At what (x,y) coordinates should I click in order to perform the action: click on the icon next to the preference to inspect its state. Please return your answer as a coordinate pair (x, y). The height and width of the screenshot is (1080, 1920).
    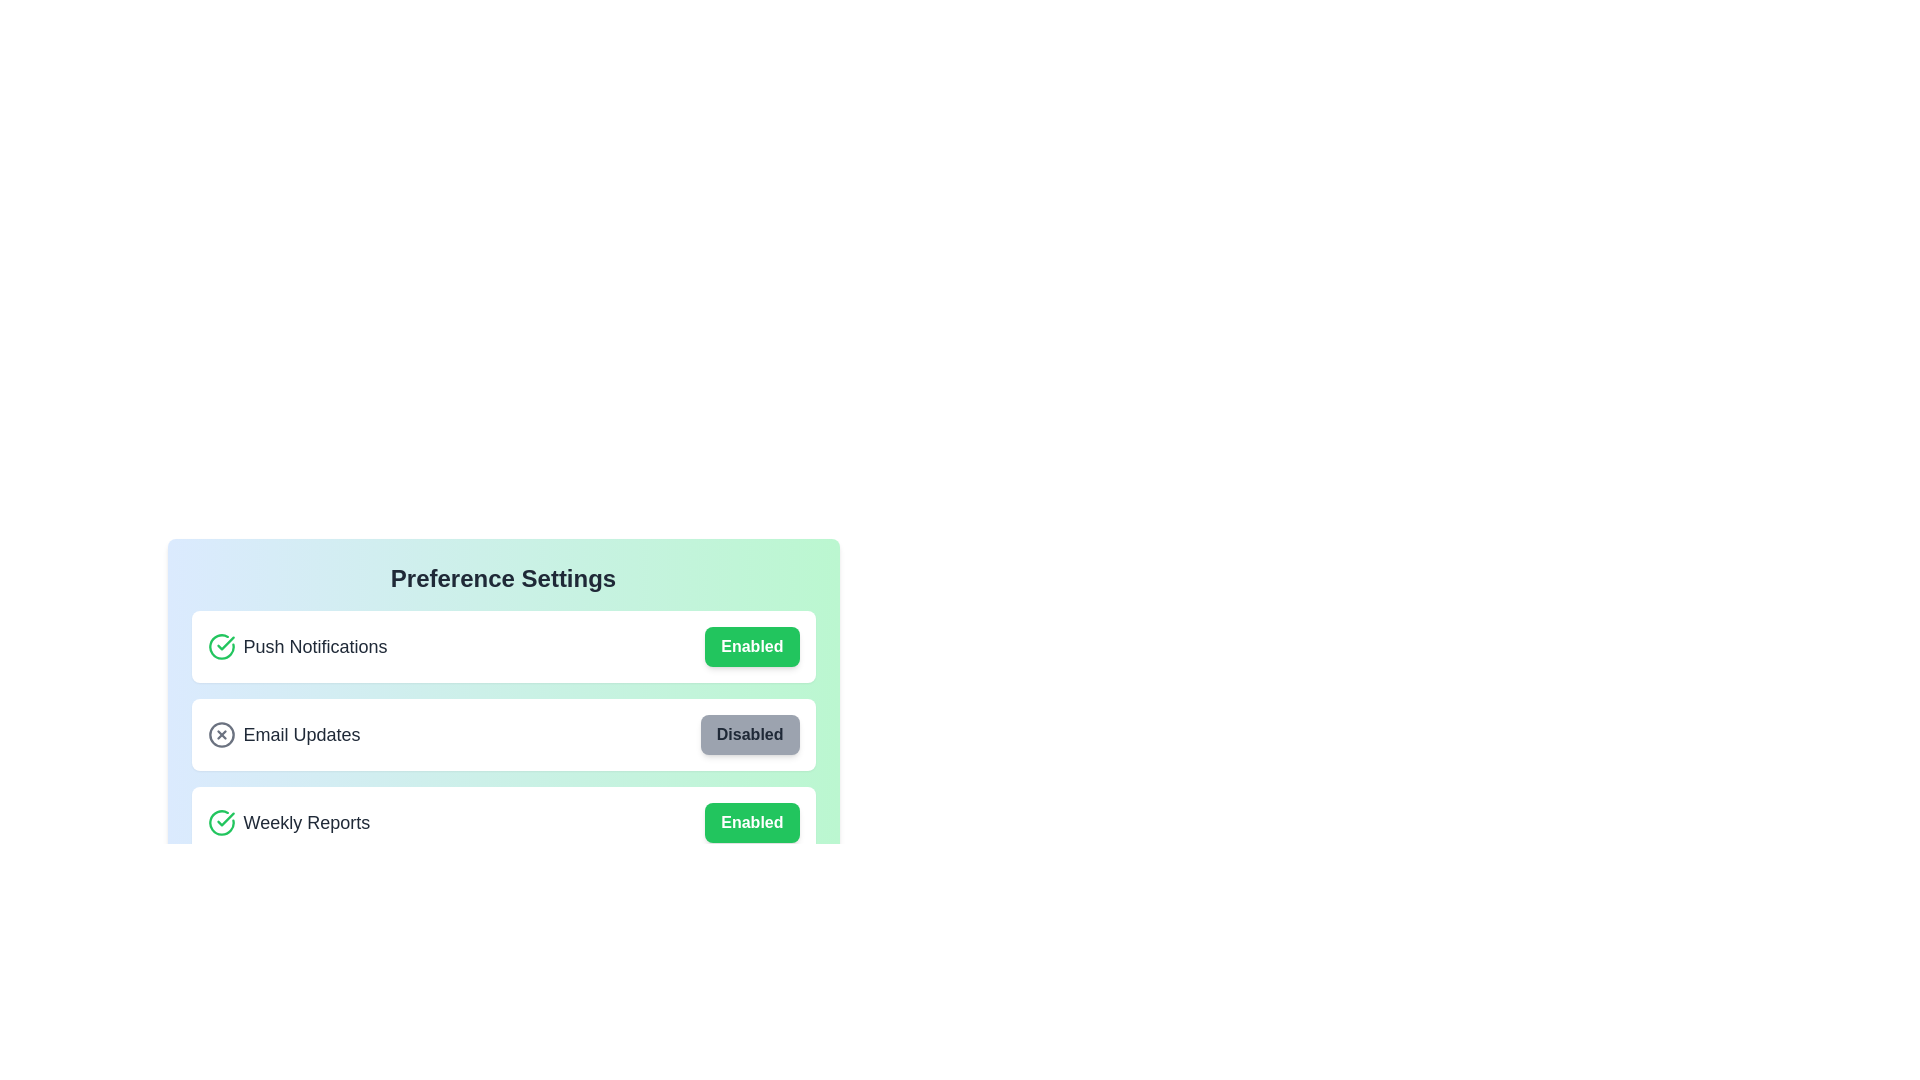
    Looking at the image, I should click on (221, 647).